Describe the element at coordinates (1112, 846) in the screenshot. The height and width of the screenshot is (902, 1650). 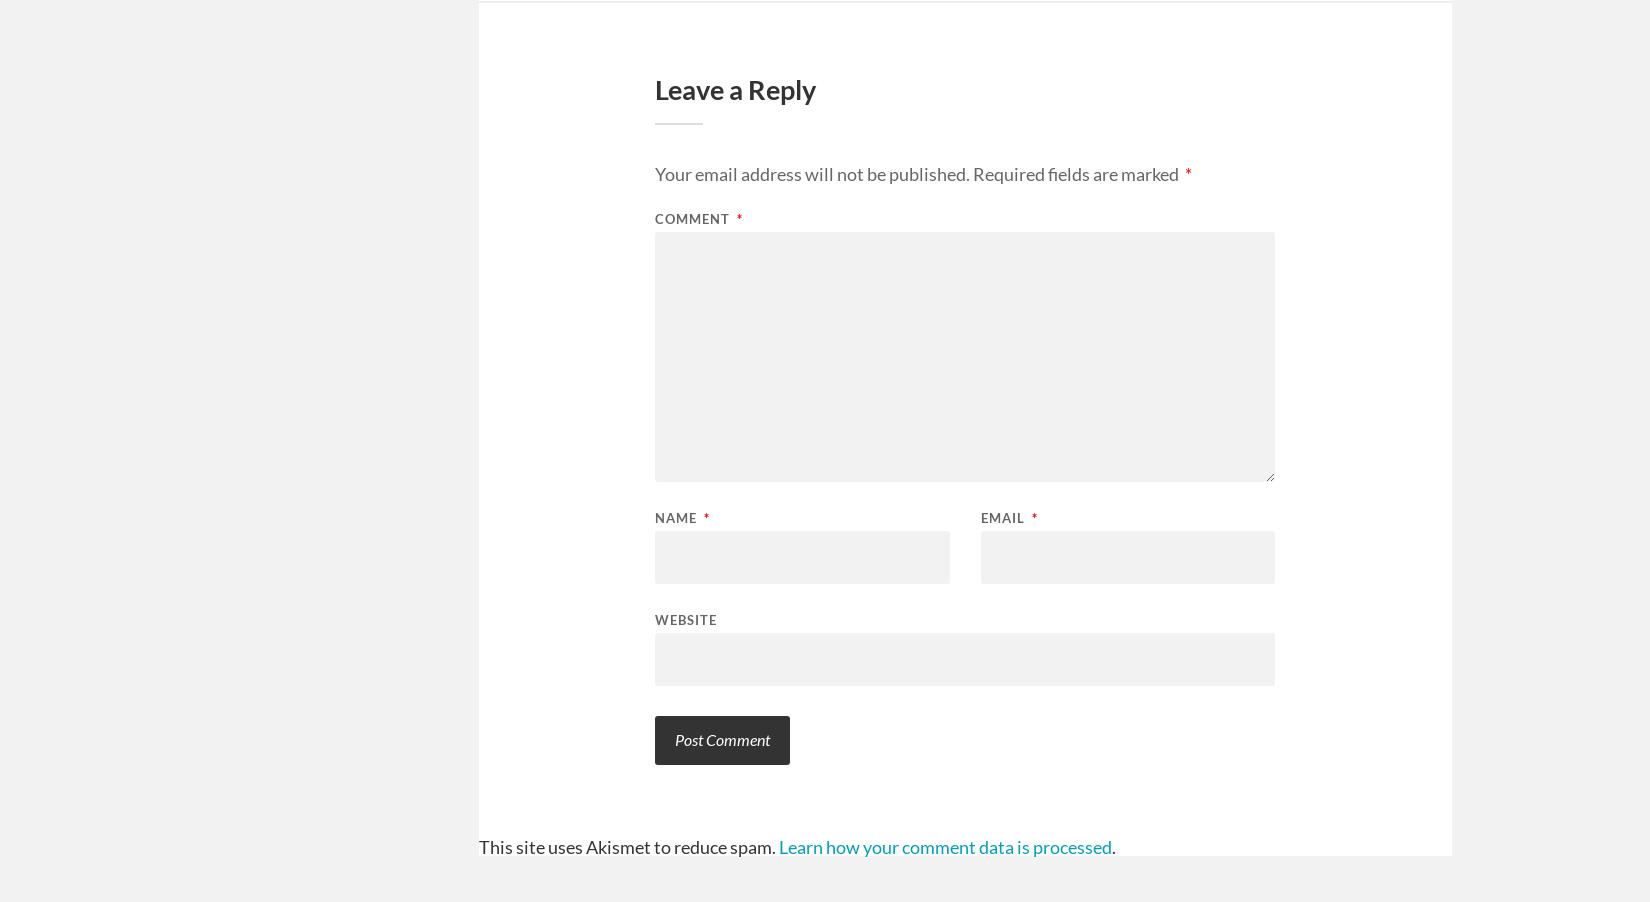
I see `'.'` at that location.